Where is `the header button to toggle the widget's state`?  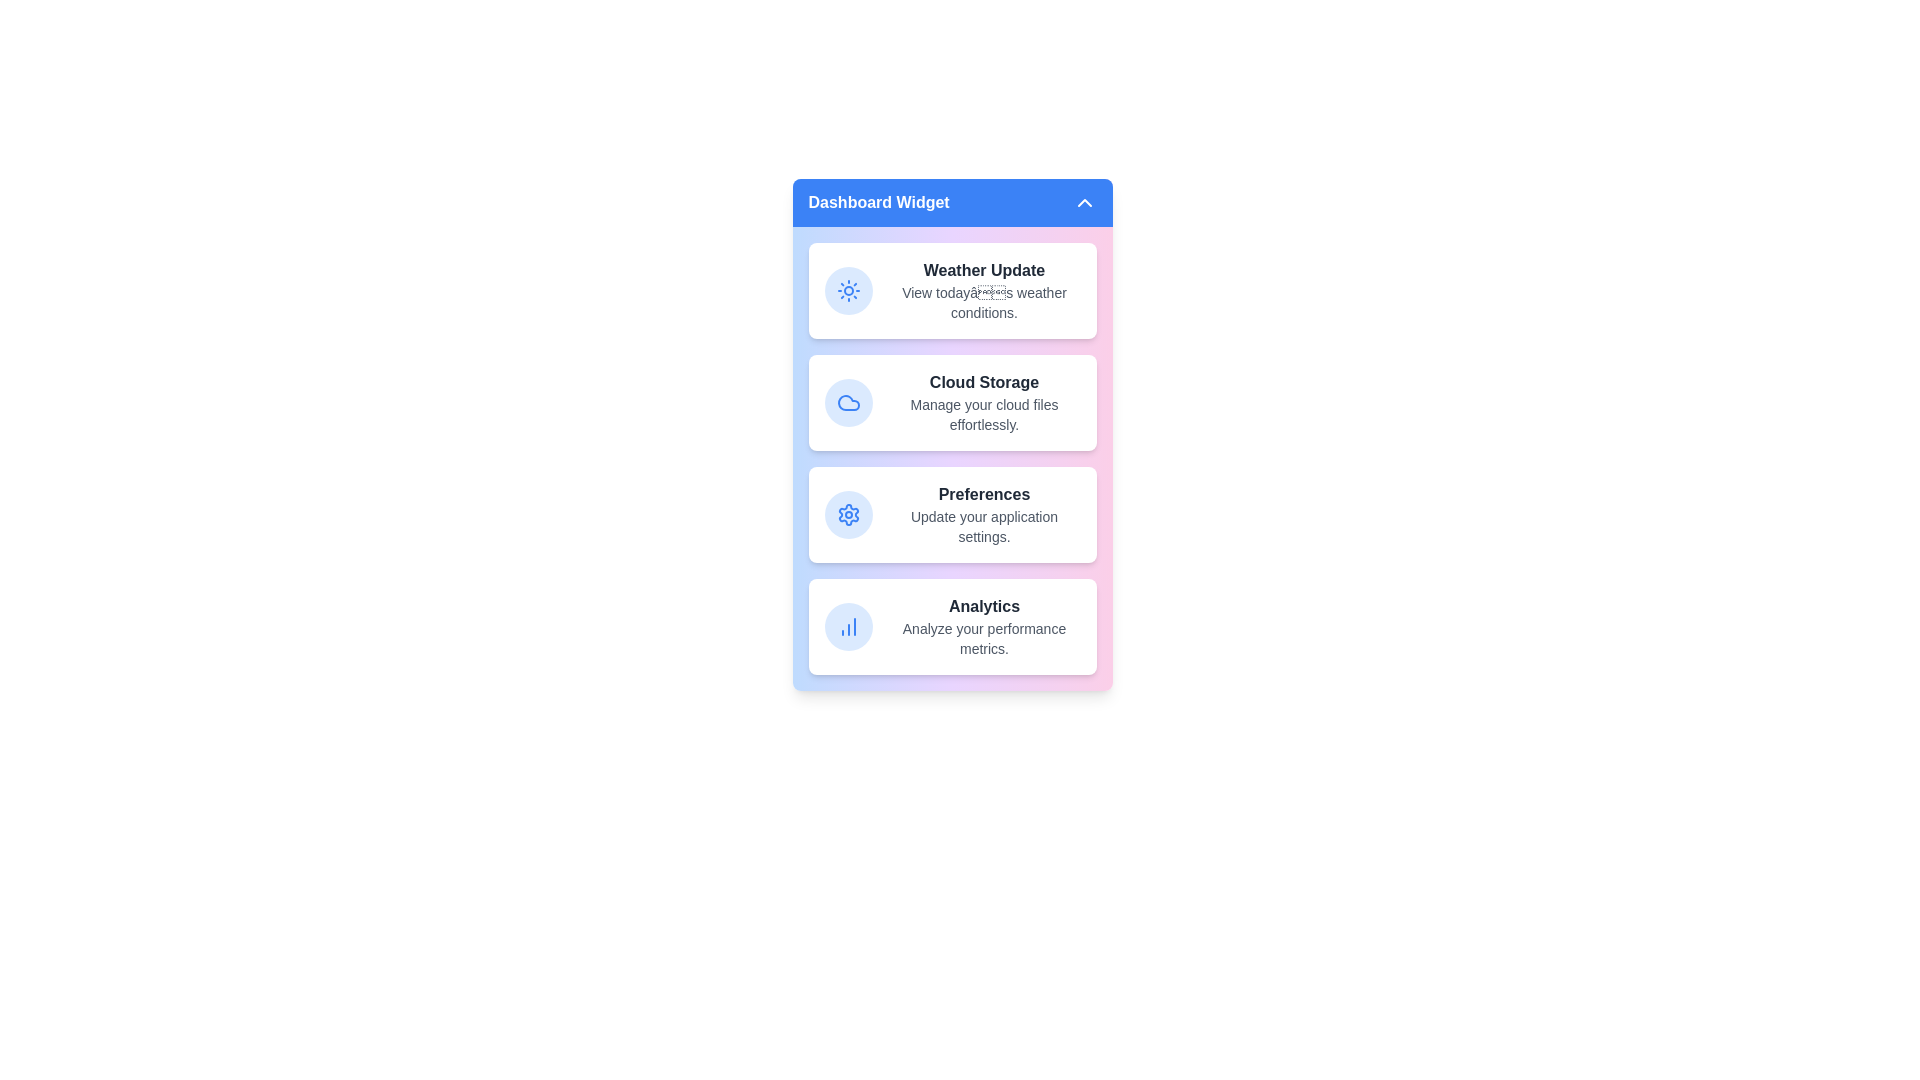 the header button to toggle the widget's state is located at coordinates (951, 203).